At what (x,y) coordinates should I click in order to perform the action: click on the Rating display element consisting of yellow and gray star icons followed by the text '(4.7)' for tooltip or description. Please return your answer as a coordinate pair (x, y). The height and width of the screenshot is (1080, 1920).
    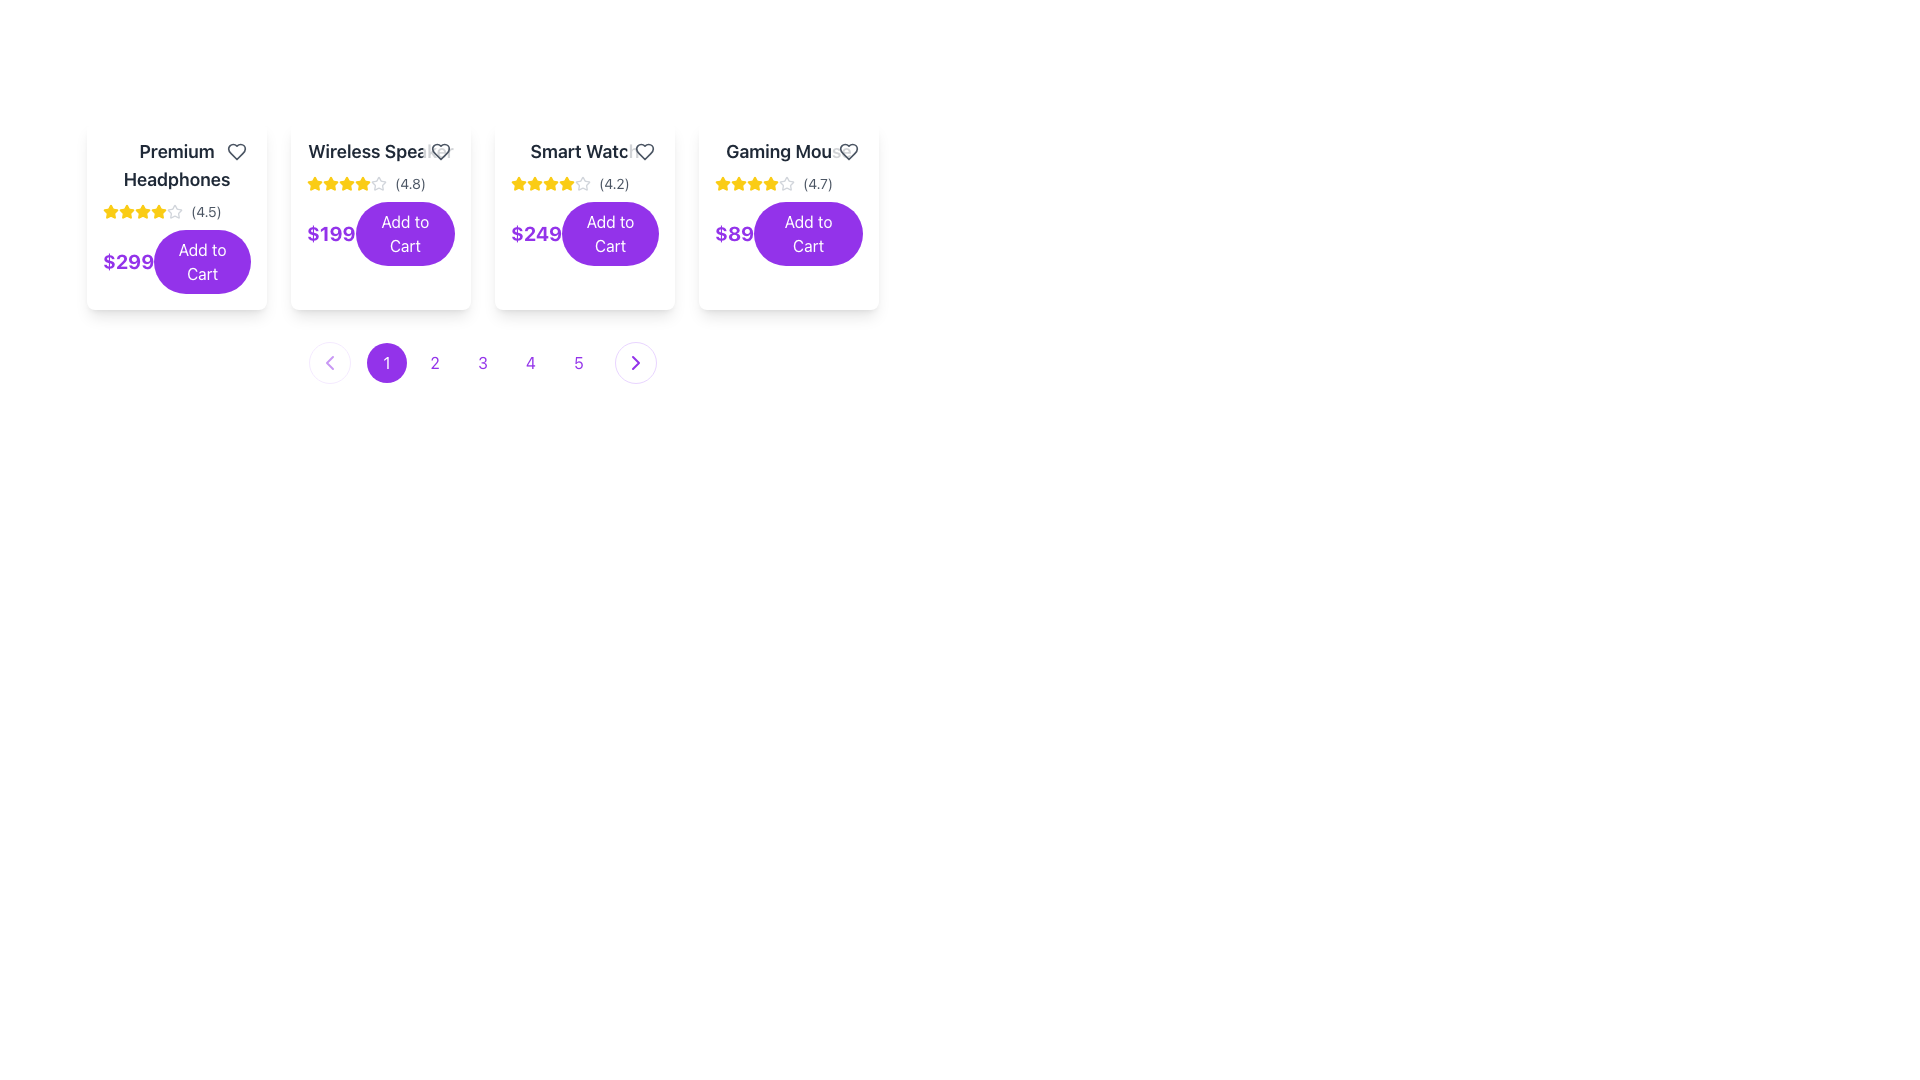
    Looking at the image, I should click on (787, 184).